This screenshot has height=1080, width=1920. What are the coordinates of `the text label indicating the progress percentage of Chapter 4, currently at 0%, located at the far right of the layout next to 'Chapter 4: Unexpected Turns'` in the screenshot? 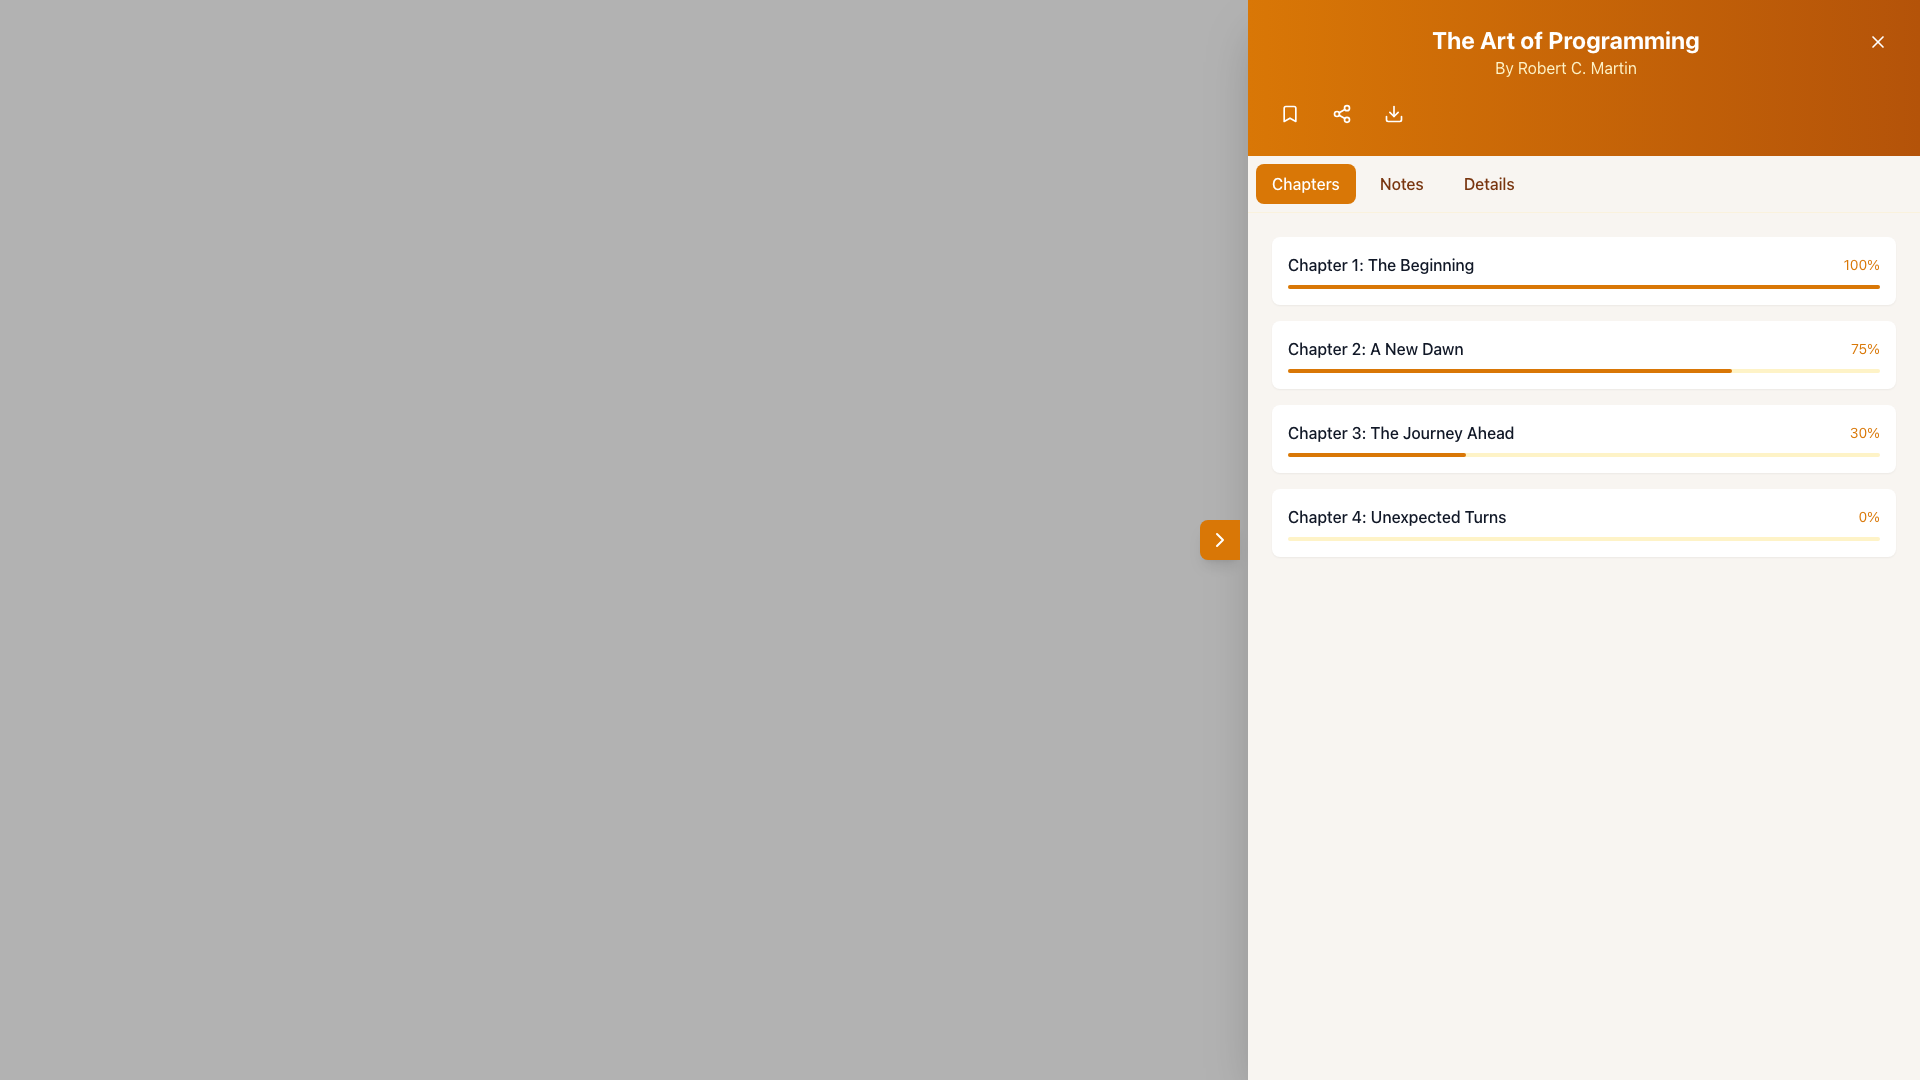 It's located at (1868, 515).